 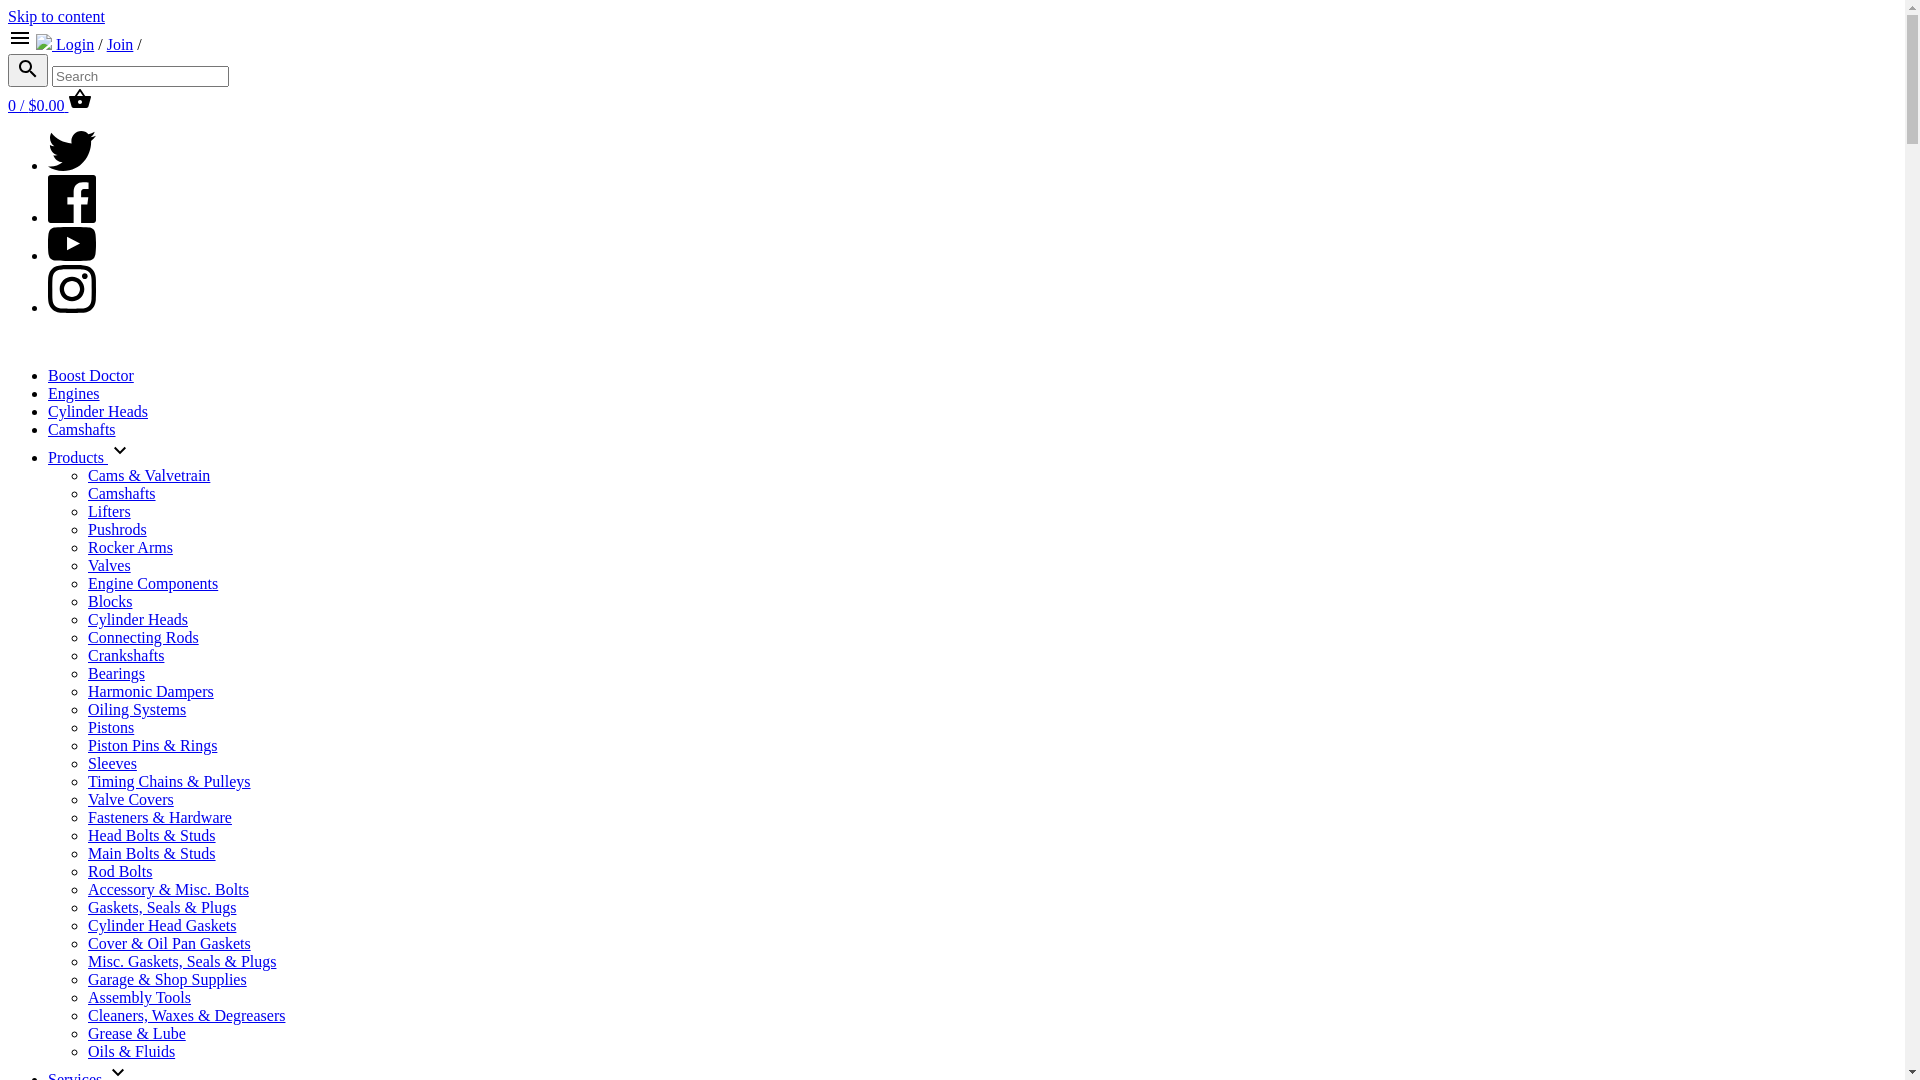 I want to click on 'Cylinder Heads', so click(x=96, y=410).